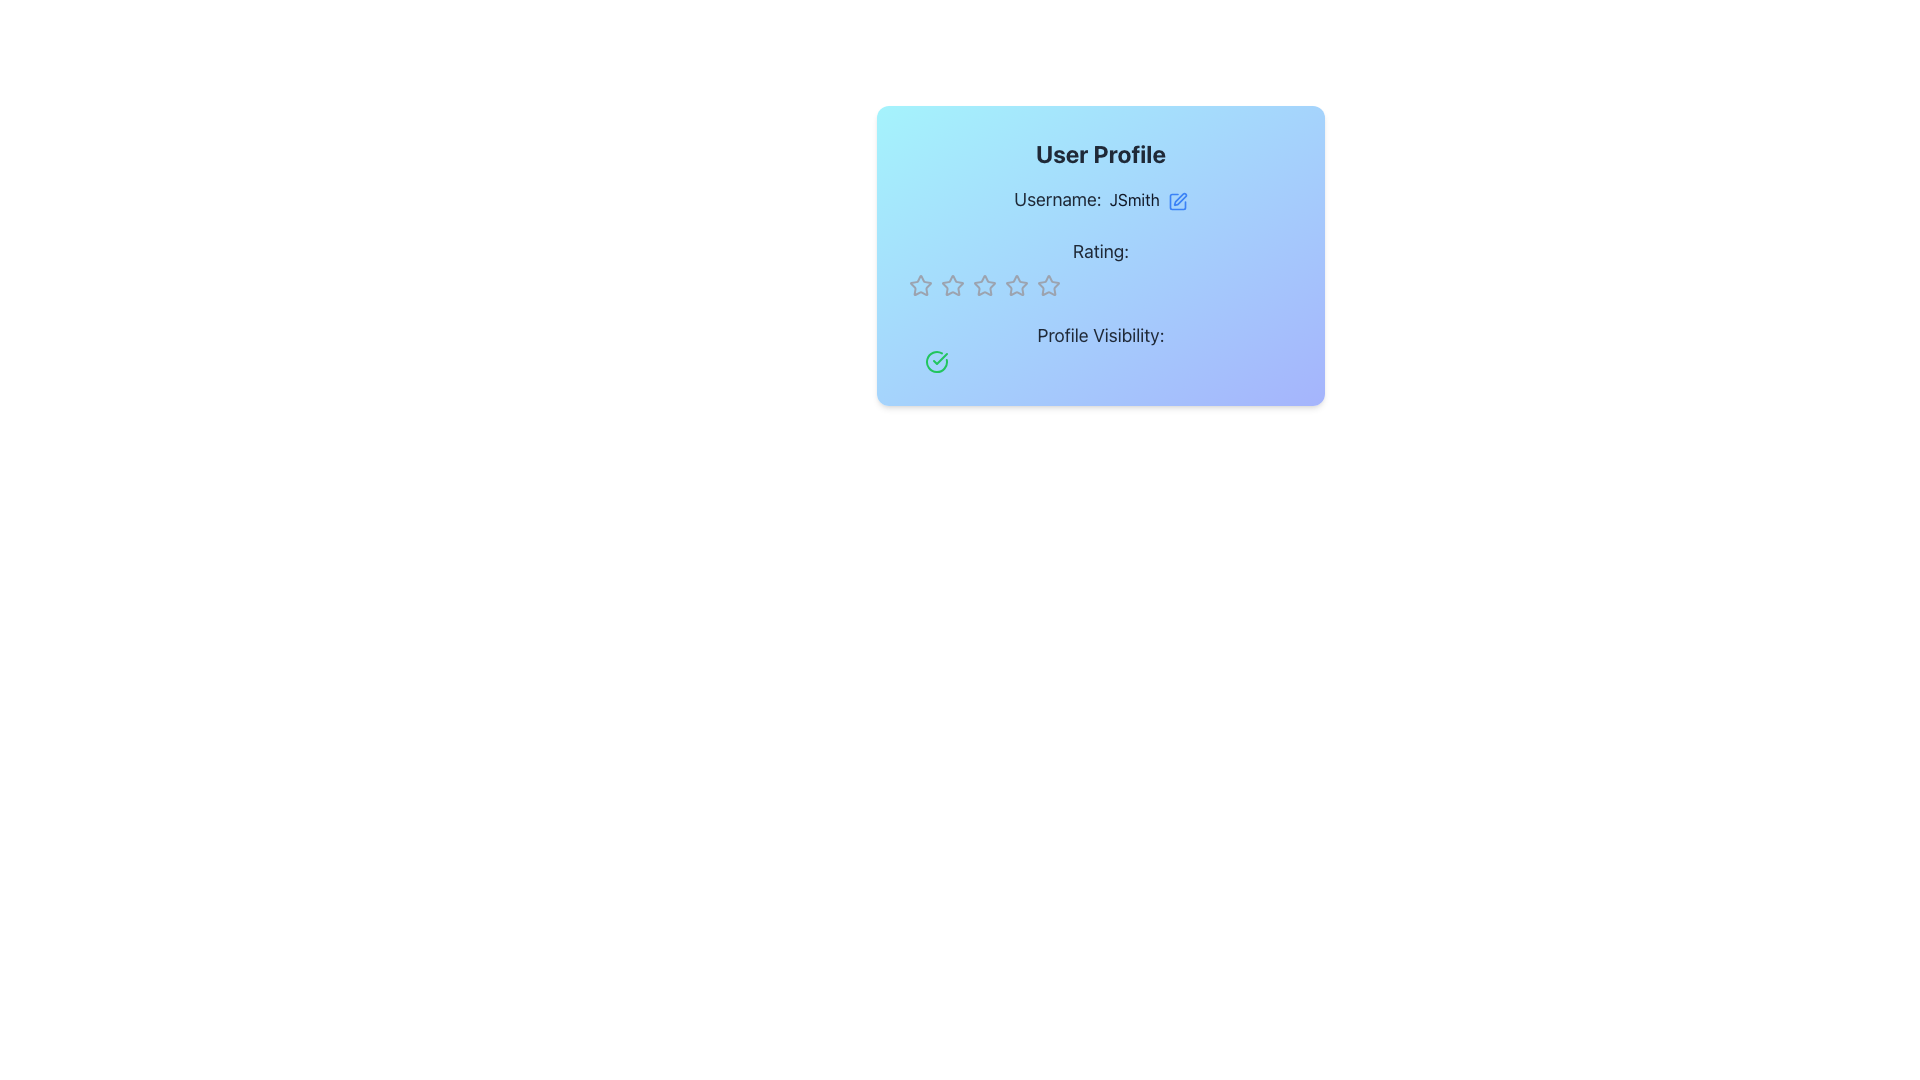  I want to click on the first unselected star icon for rating, which is gray and located under the 'Rating' label in the card layout, so click(920, 285).